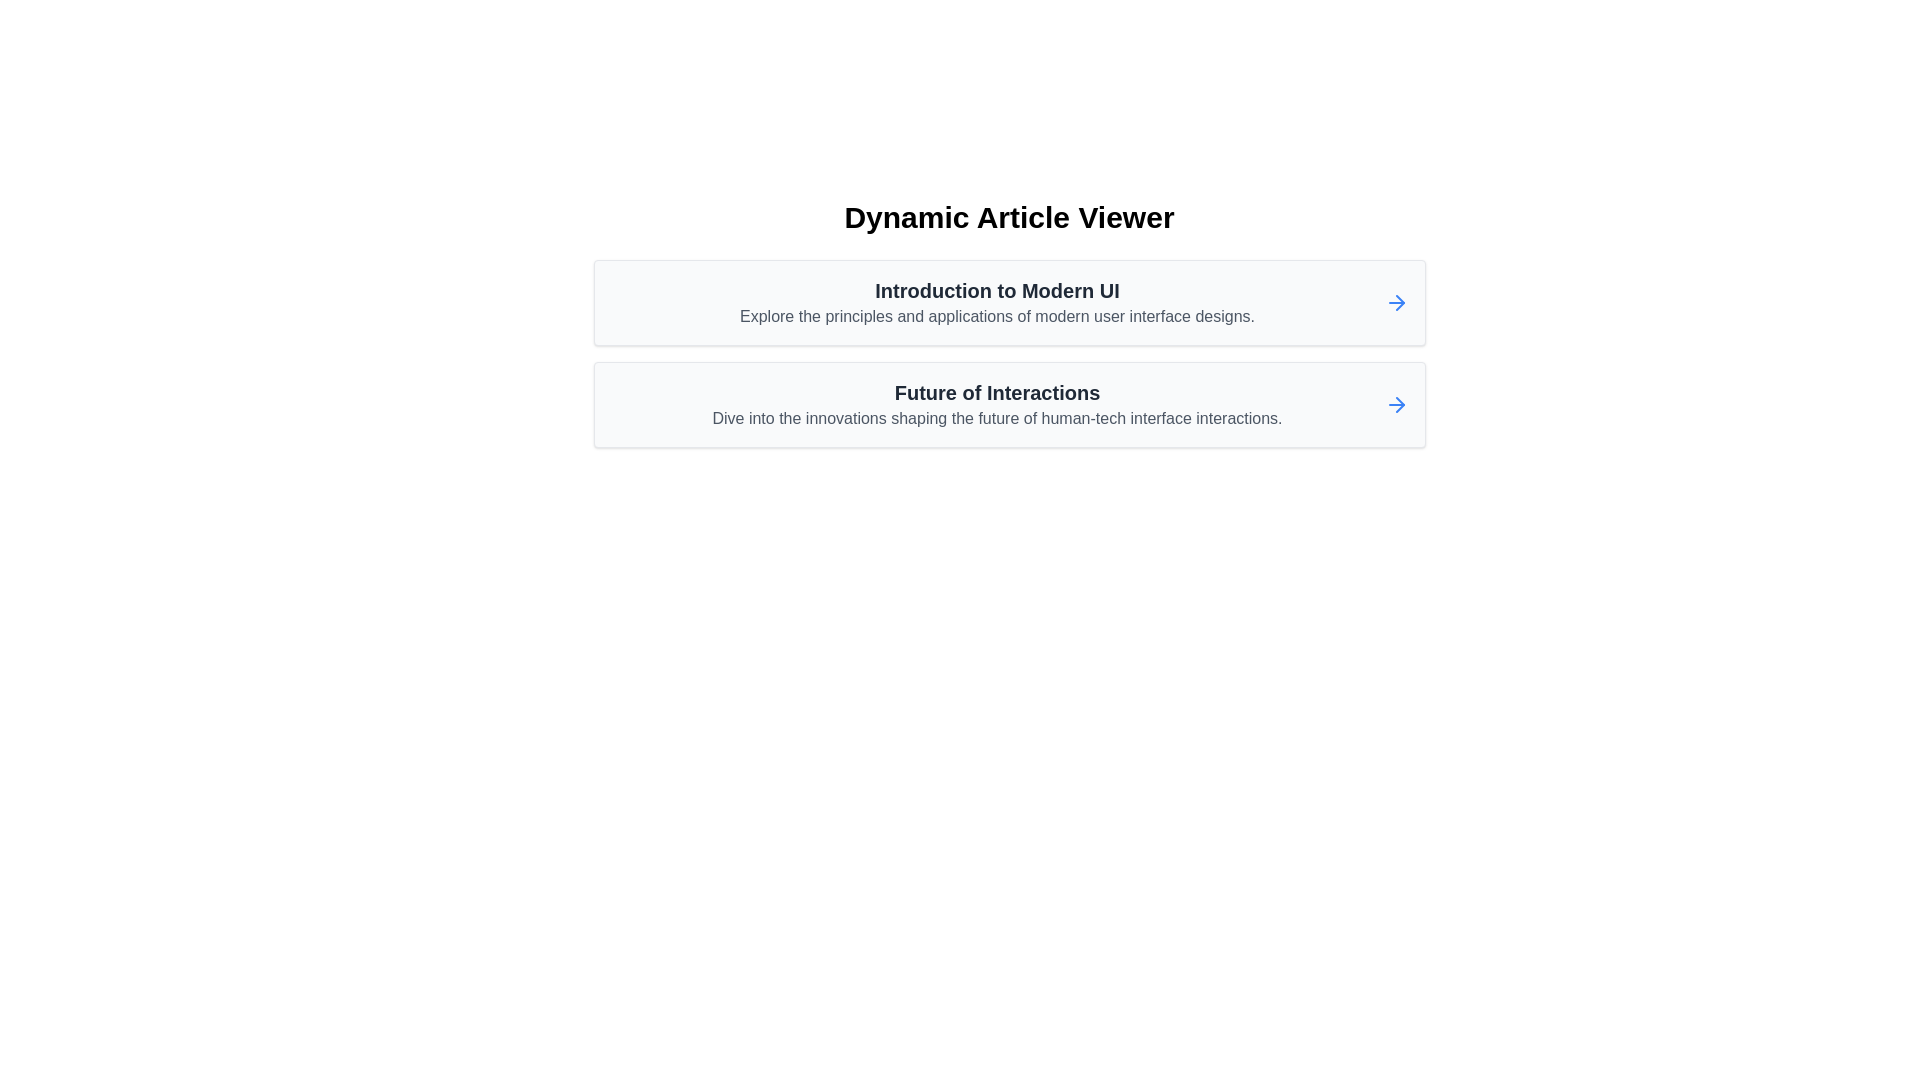 The height and width of the screenshot is (1080, 1920). I want to click on the navigation arrow icon located in the rightmost region of the 'Future of Interactions' section to redirect users to the detailed page or action related to this topic, so click(1395, 405).